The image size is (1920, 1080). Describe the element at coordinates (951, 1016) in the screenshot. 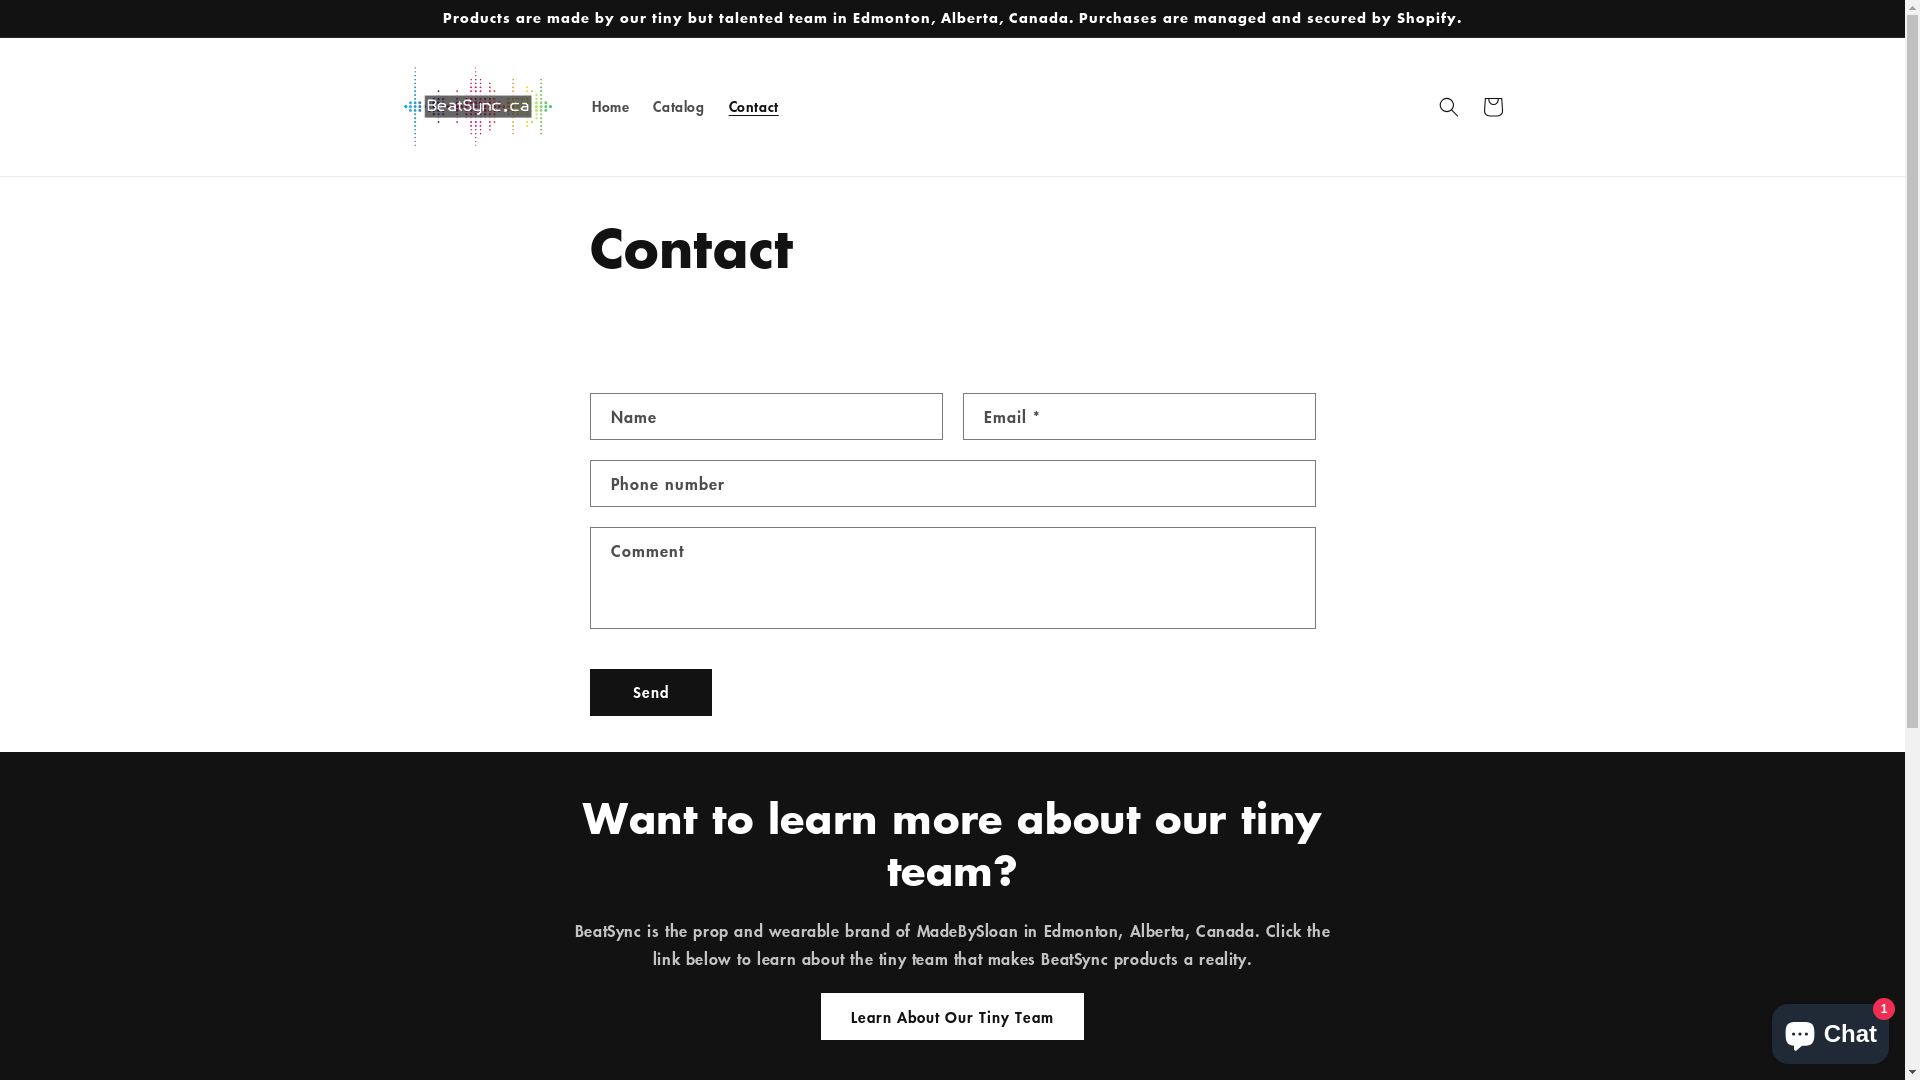

I see `'Learn About Our Tiny Team'` at that location.